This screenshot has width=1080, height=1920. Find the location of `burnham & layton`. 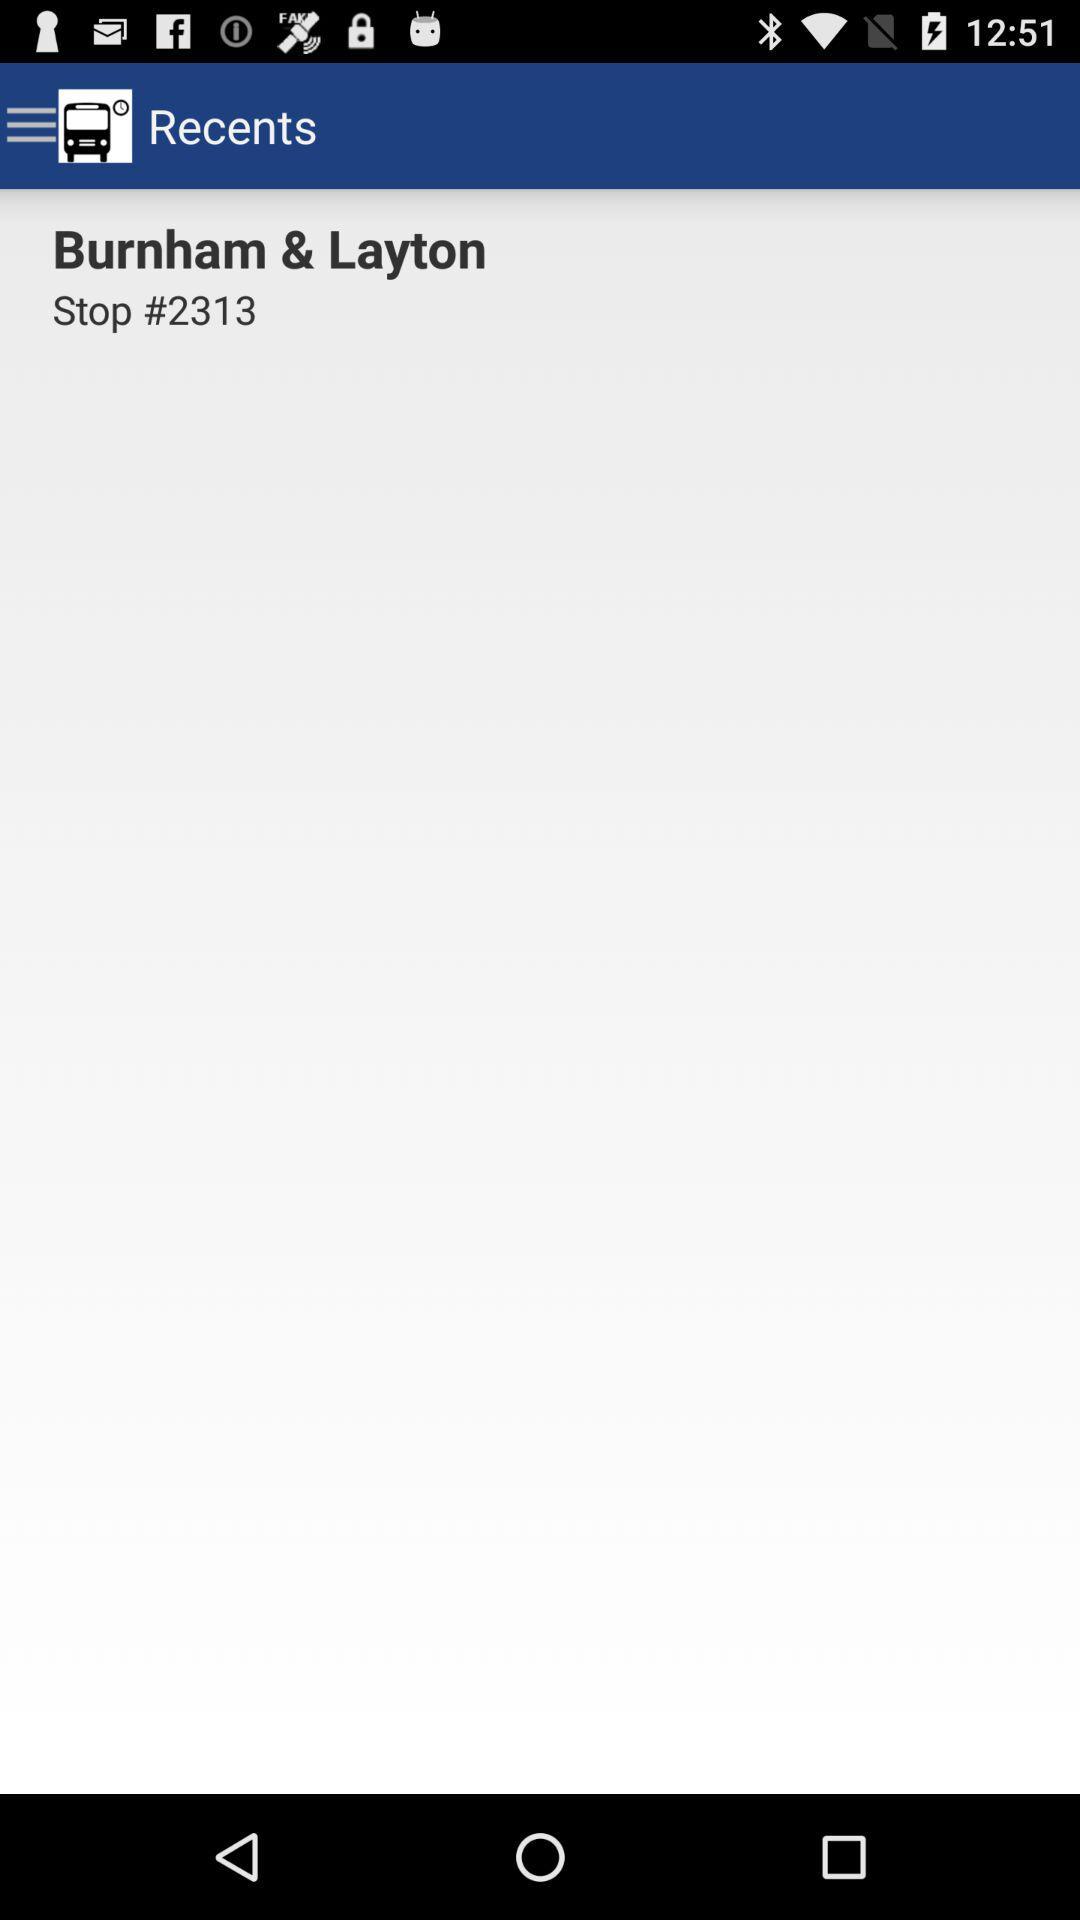

burnham & layton is located at coordinates (276, 246).